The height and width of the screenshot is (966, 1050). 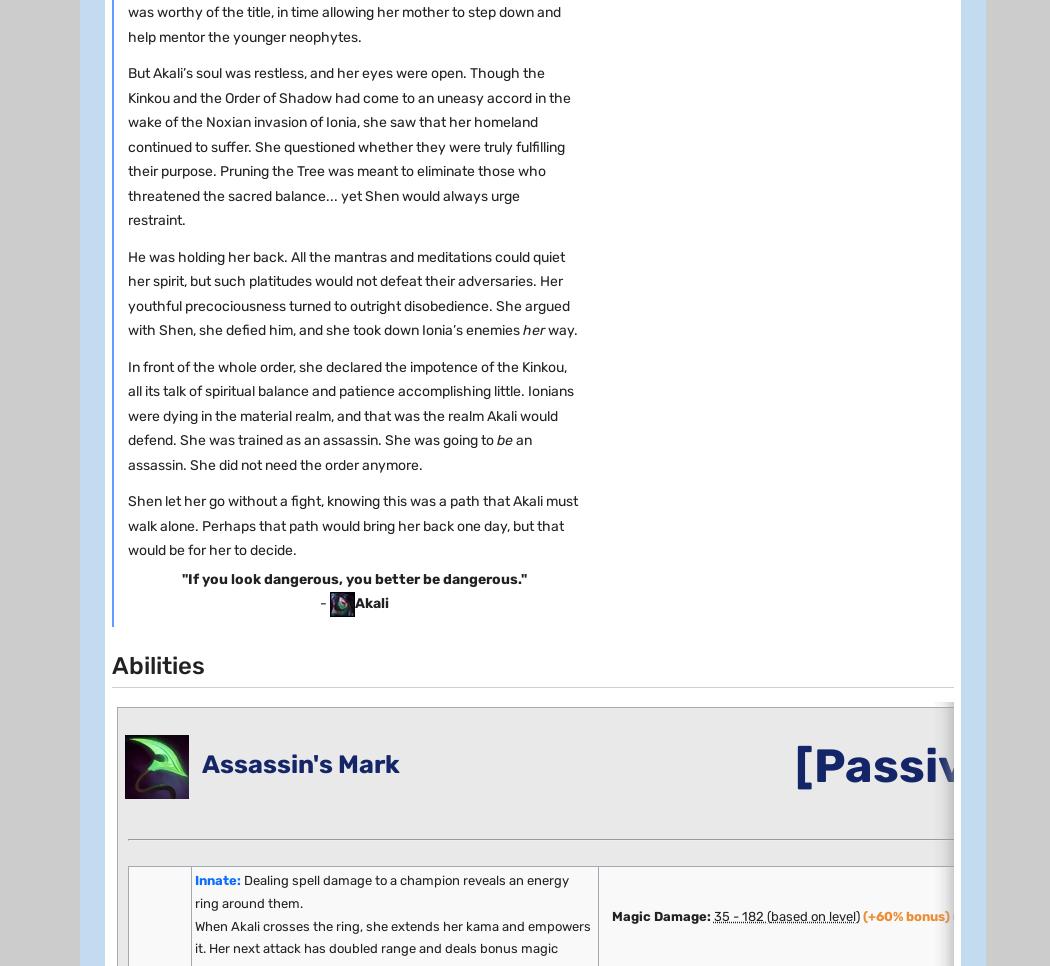 I want to click on '8', so click(x=309, y=73).